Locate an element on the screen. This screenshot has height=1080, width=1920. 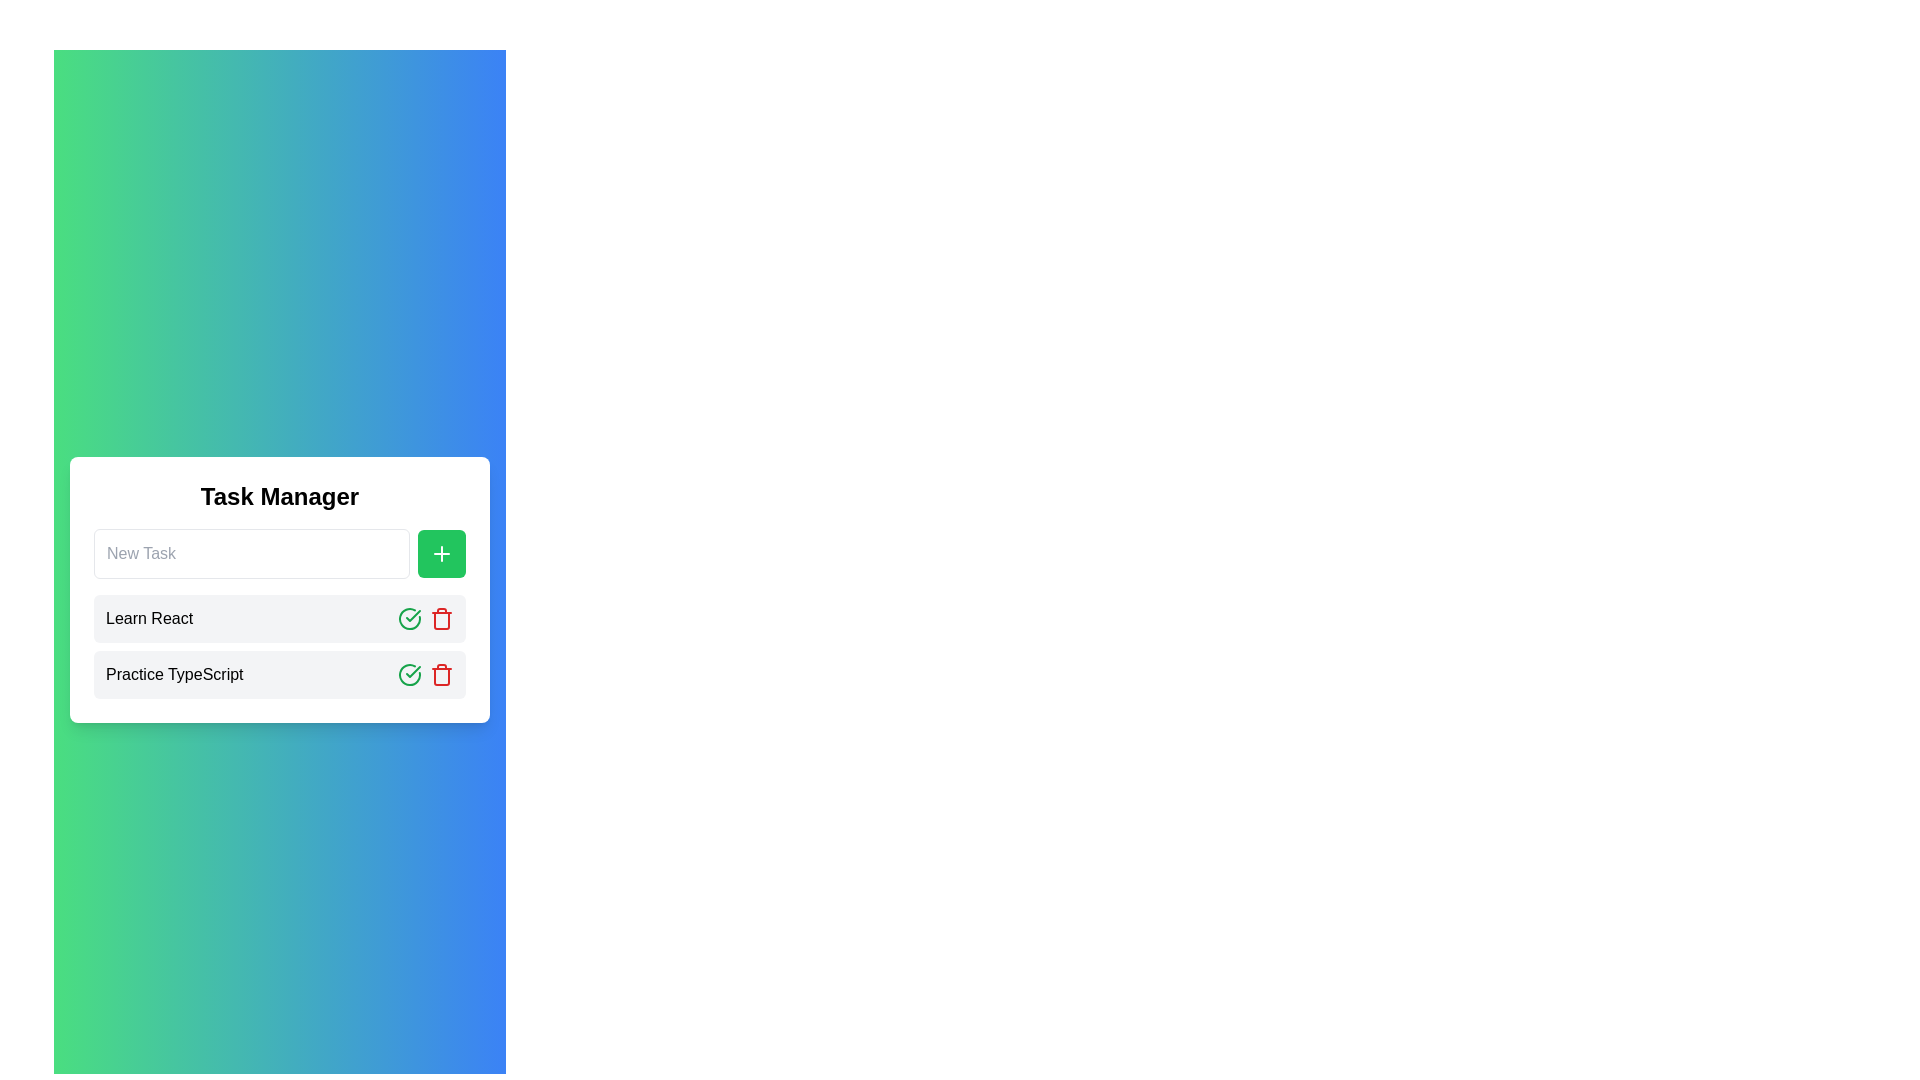
the first list item is located at coordinates (278, 617).